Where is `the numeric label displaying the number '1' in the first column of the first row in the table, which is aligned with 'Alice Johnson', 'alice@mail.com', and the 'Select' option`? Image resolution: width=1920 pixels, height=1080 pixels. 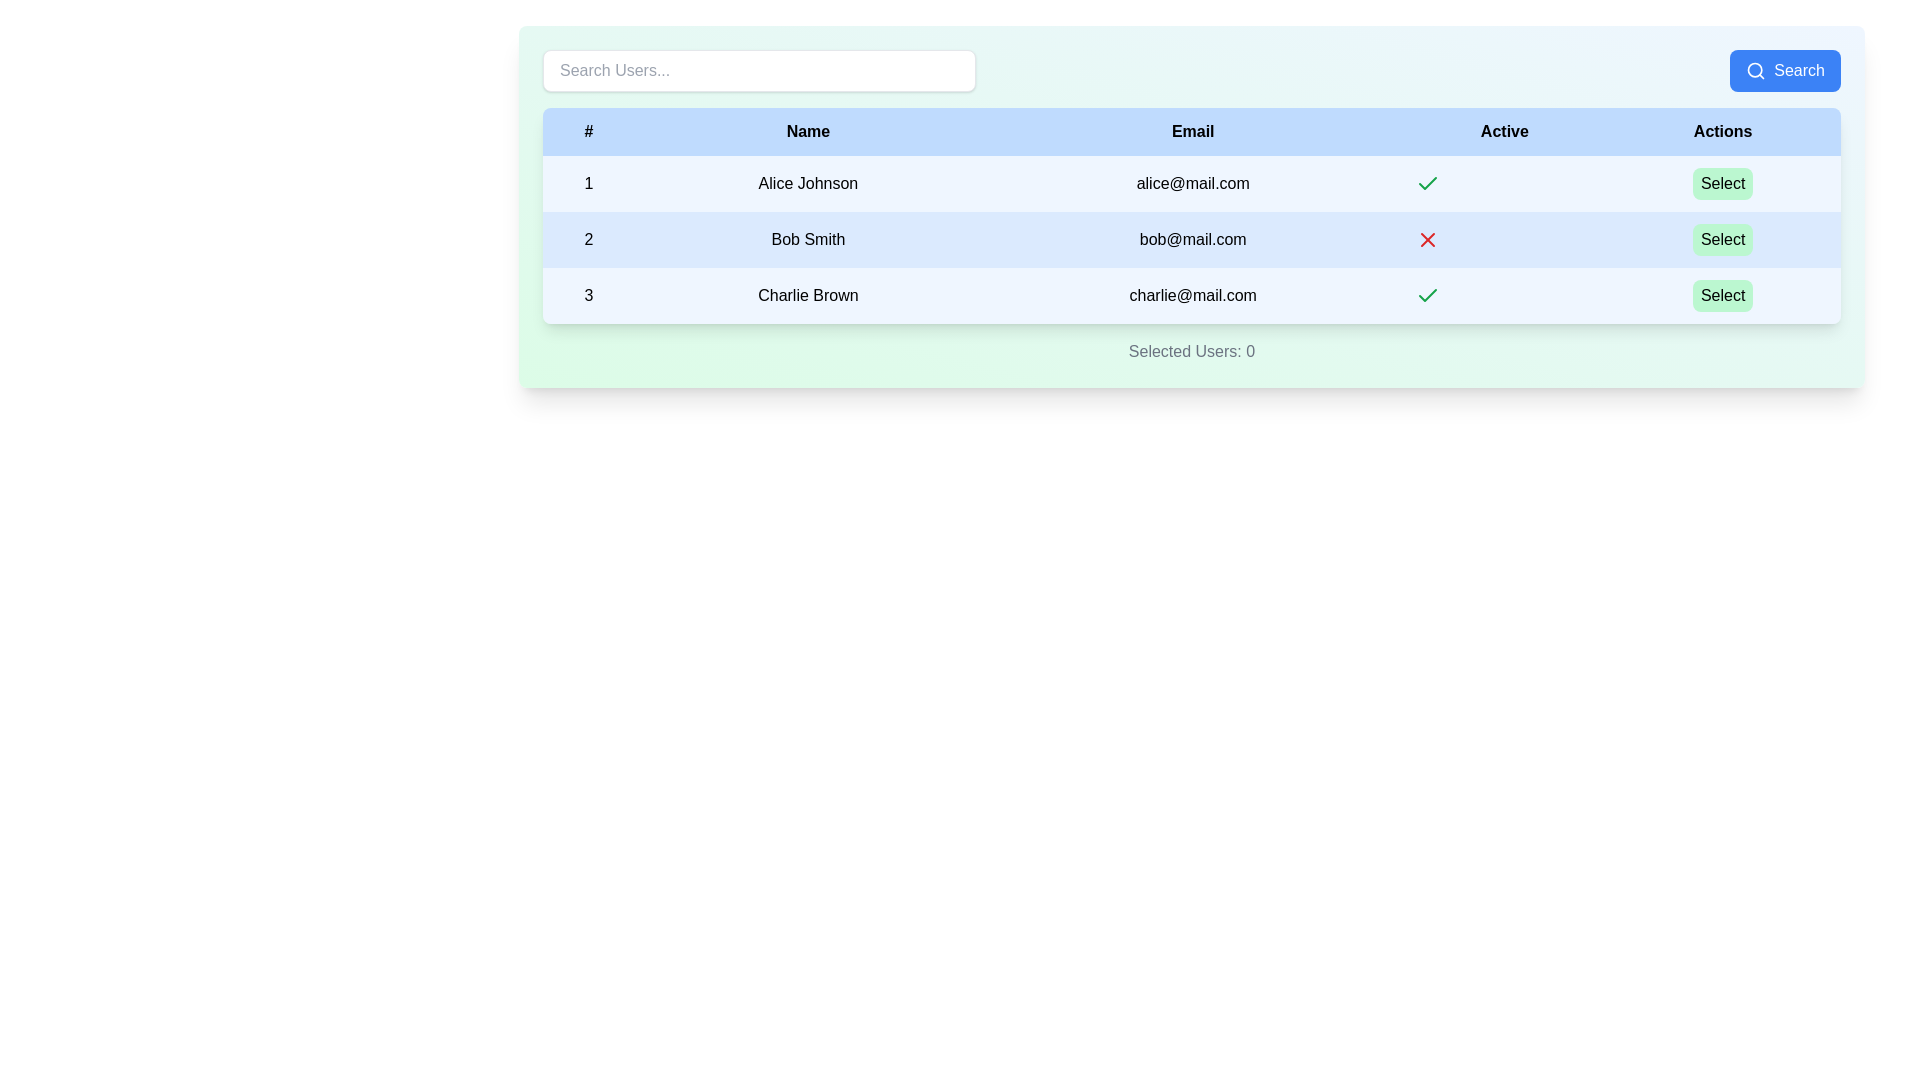 the numeric label displaying the number '1' in the first column of the first row in the table, which is aligned with 'Alice Johnson', 'alice@mail.com', and the 'Select' option is located at coordinates (587, 184).